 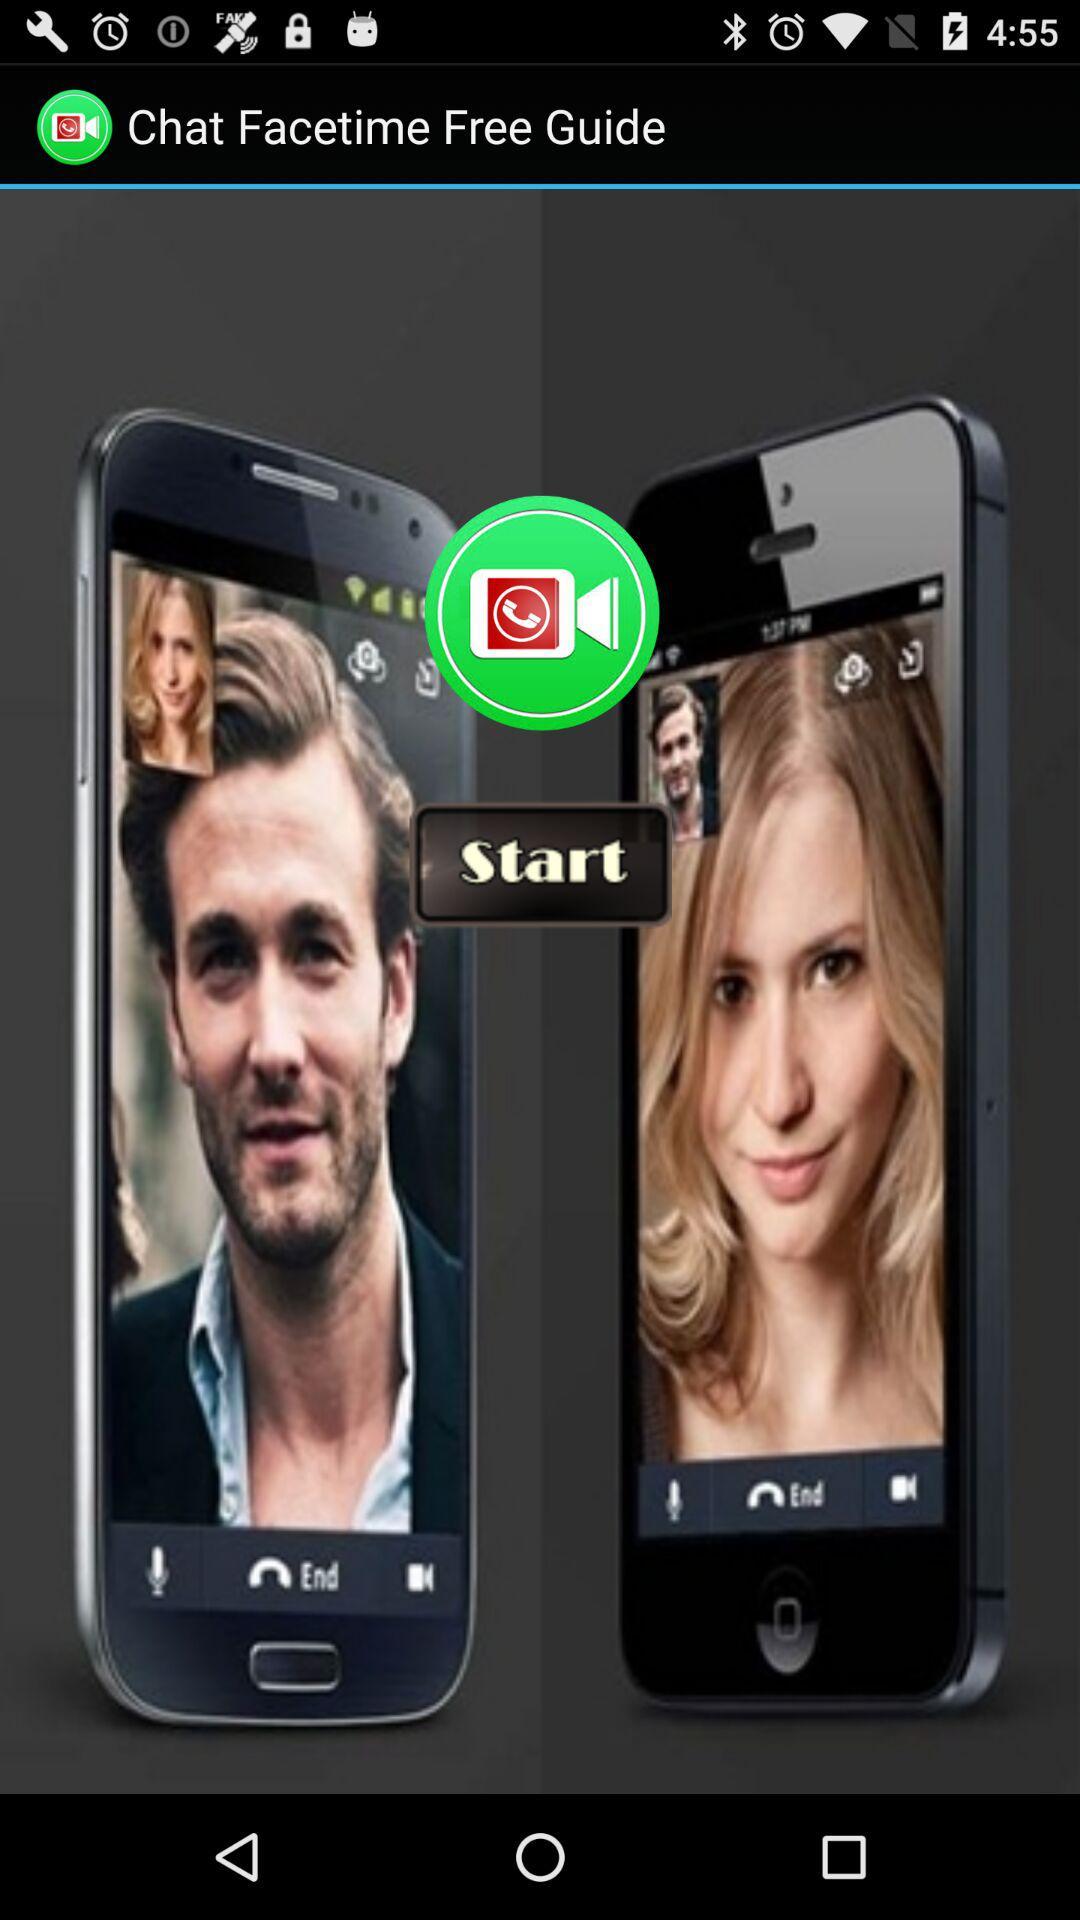 I want to click on description, so click(x=540, y=991).